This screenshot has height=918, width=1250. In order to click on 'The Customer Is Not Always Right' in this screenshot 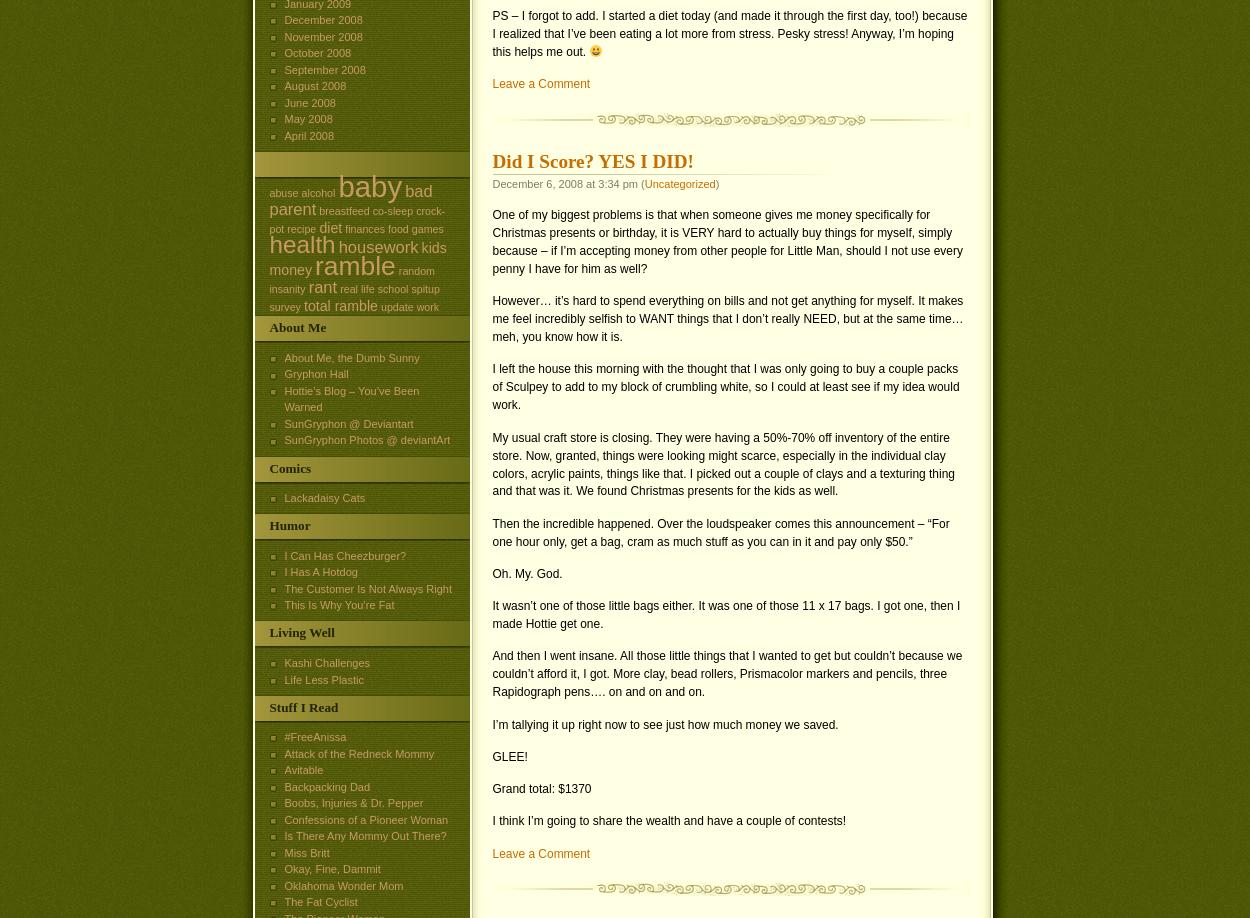, I will do `click(284, 586)`.